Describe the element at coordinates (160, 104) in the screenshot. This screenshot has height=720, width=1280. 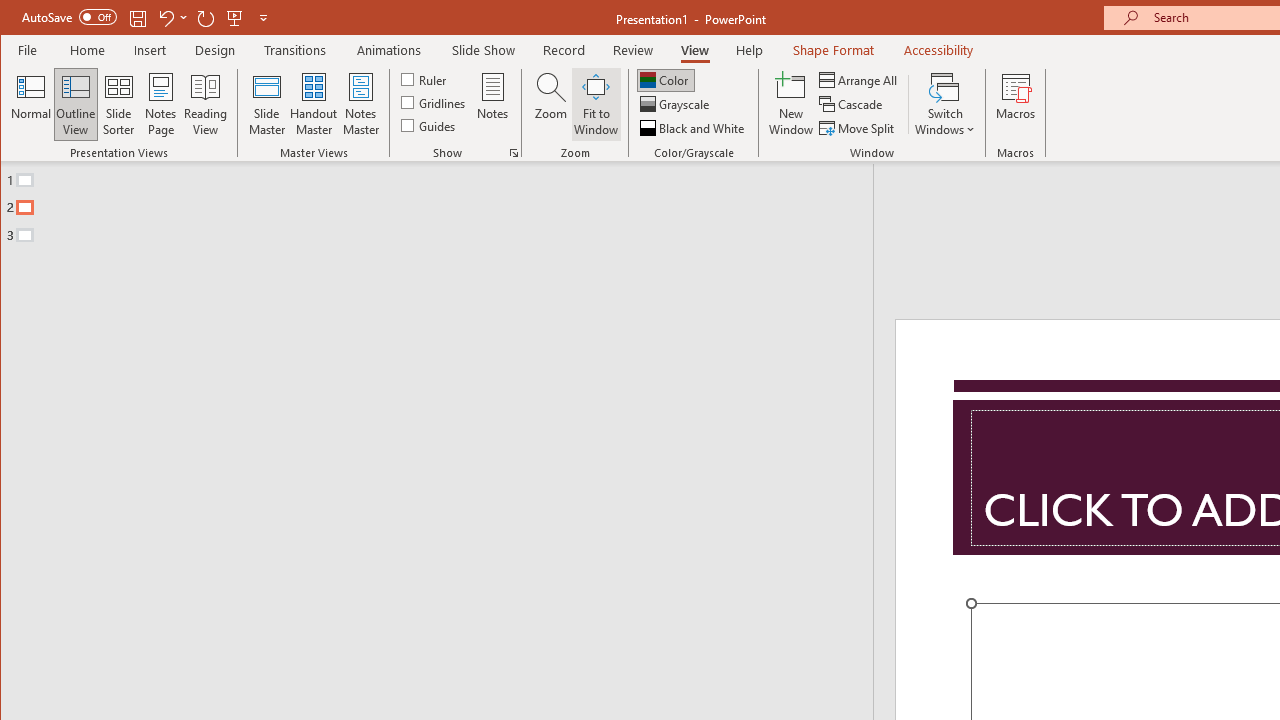
I see `'Notes Page'` at that location.